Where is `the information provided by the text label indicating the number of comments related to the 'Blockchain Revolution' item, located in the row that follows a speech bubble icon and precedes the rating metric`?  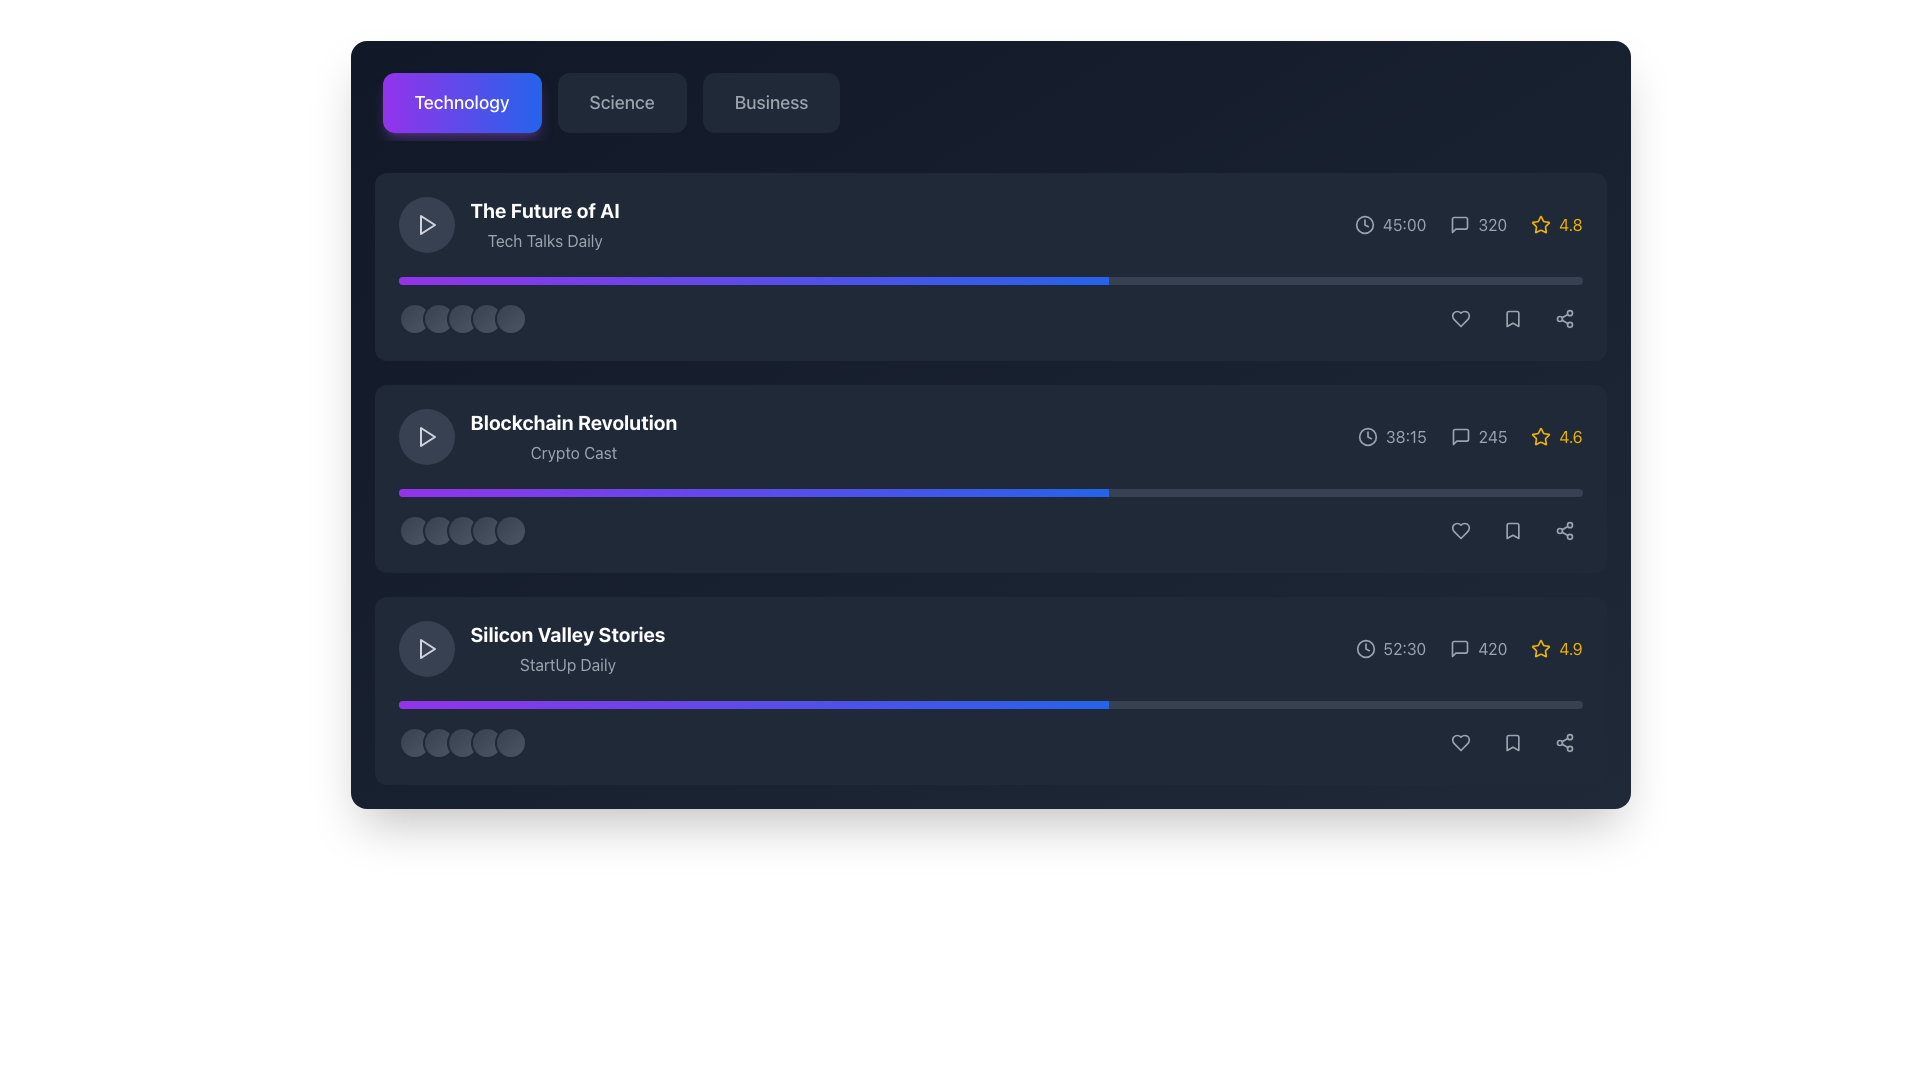 the information provided by the text label indicating the number of comments related to the 'Blockchain Revolution' item, located in the row that follows a speech bubble icon and precedes the rating metric is located at coordinates (1492, 435).